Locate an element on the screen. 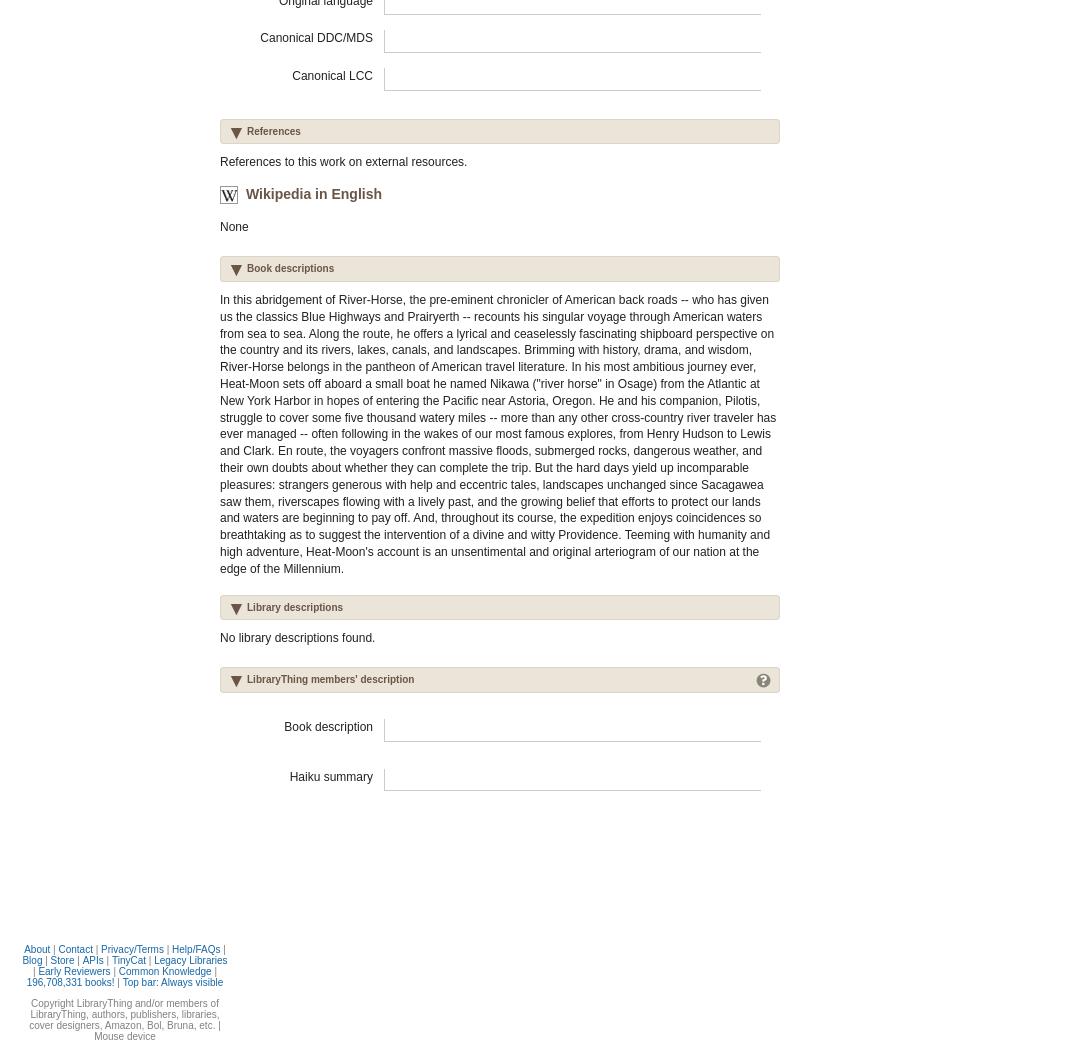 The height and width of the screenshot is (1050, 1078). '| Mouse device' is located at coordinates (155, 1029).